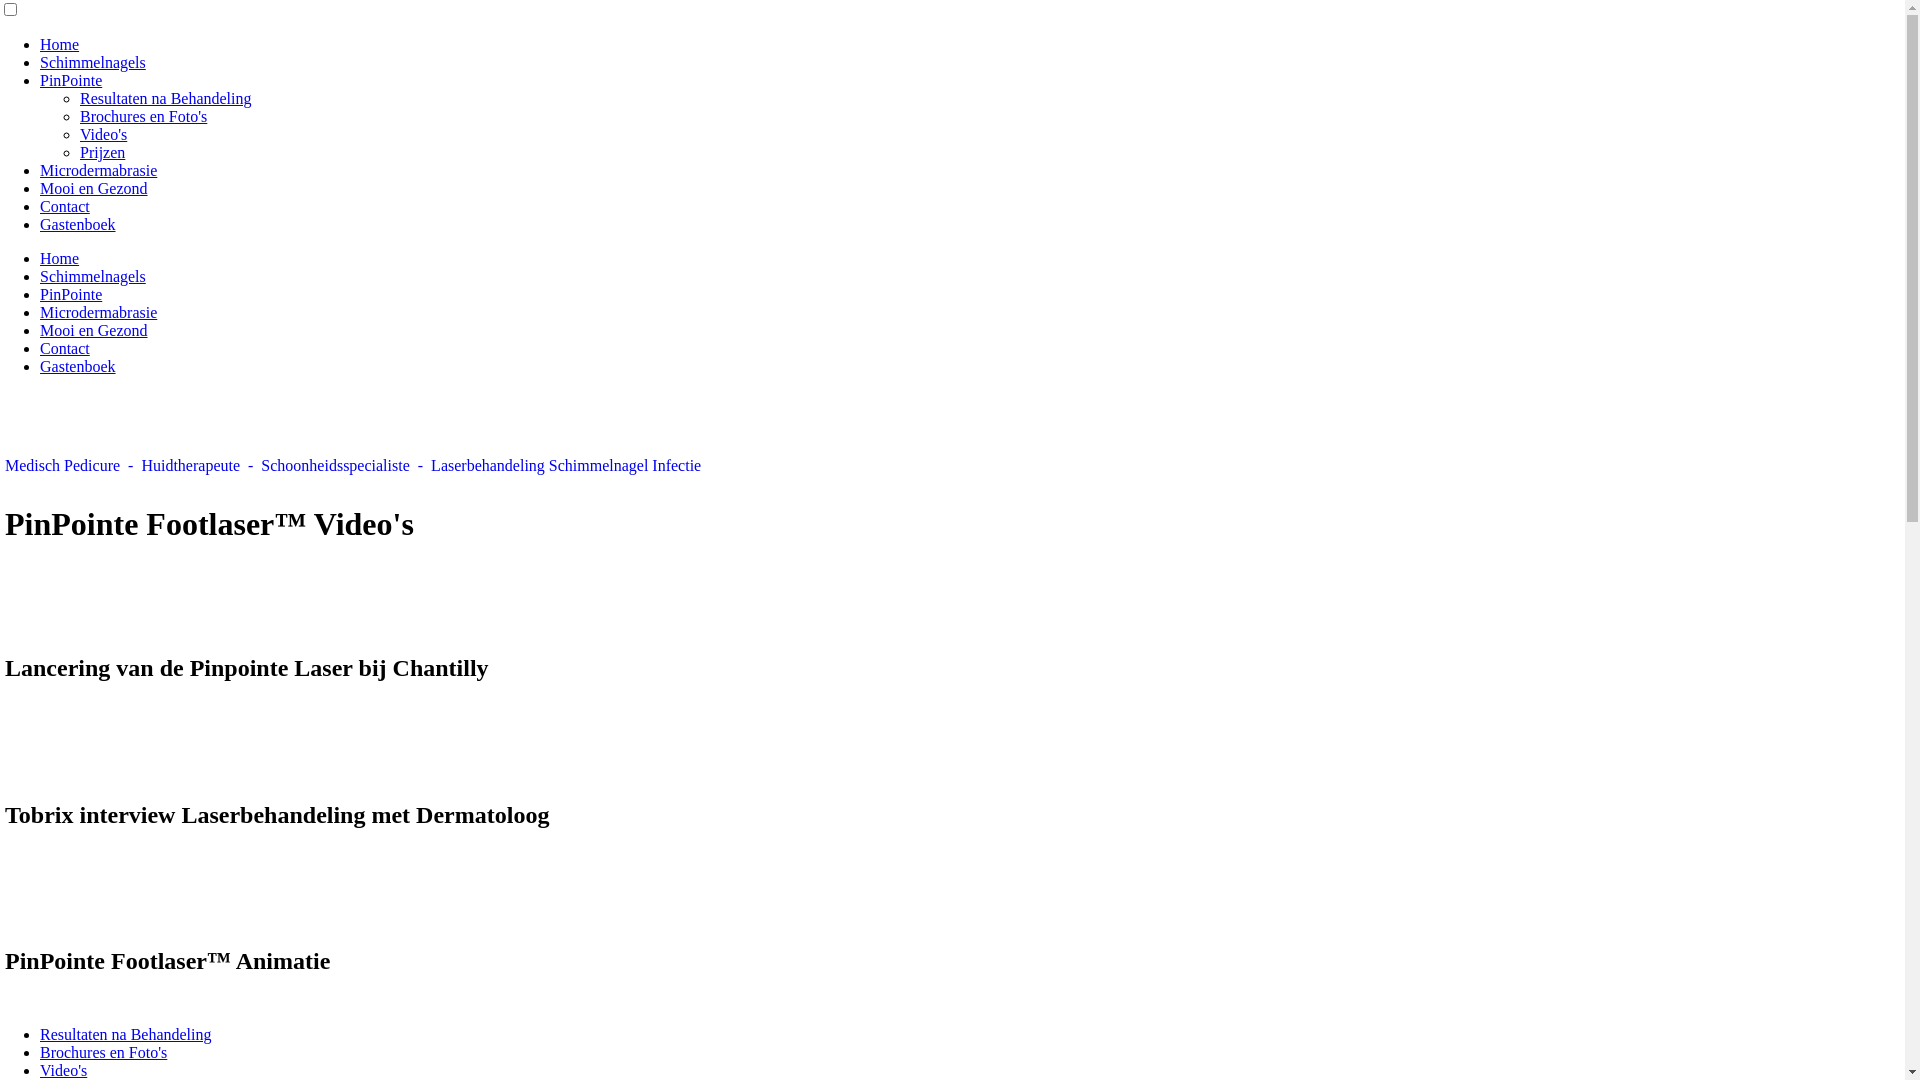 The height and width of the screenshot is (1080, 1920). What do you see at coordinates (39, 61) in the screenshot?
I see `'Schimmelnagels'` at bounding box center [39, 61].